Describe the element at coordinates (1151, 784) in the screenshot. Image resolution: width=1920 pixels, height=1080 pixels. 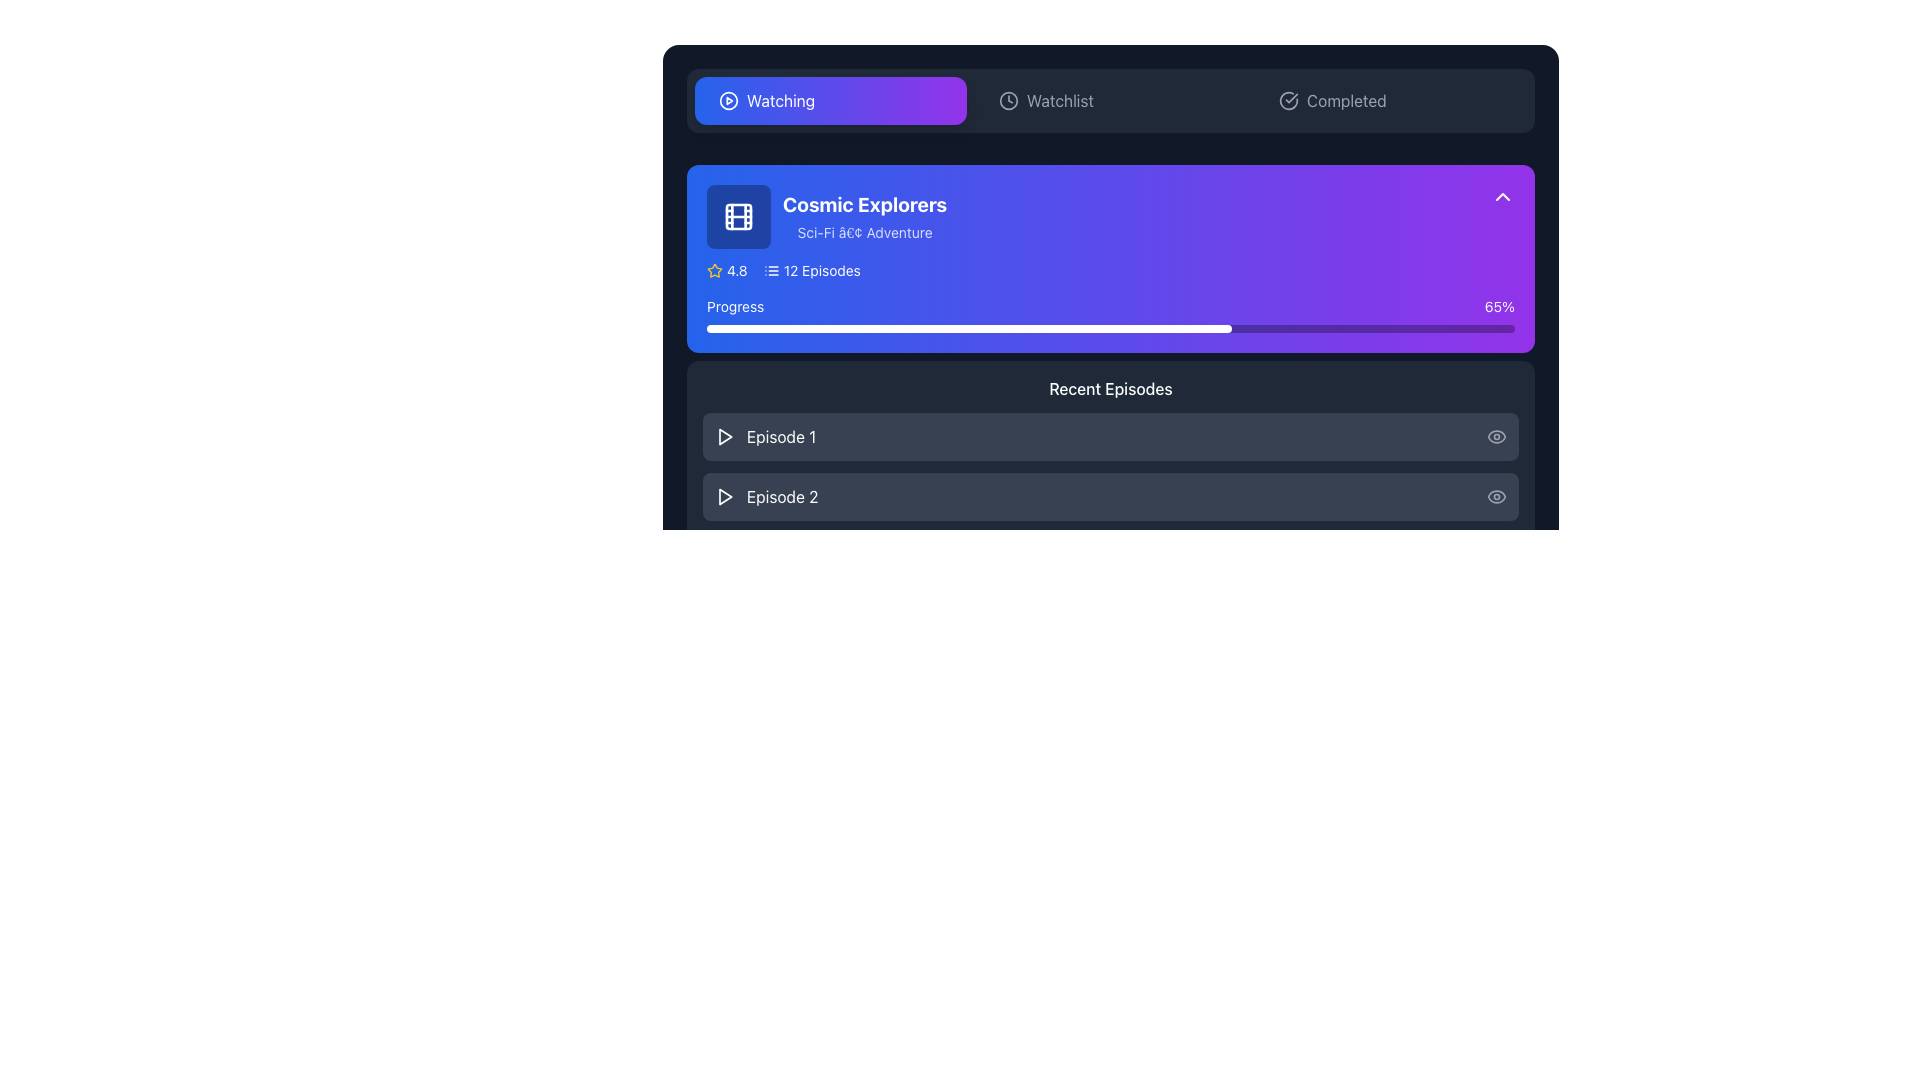
I see `the progress` at that location.